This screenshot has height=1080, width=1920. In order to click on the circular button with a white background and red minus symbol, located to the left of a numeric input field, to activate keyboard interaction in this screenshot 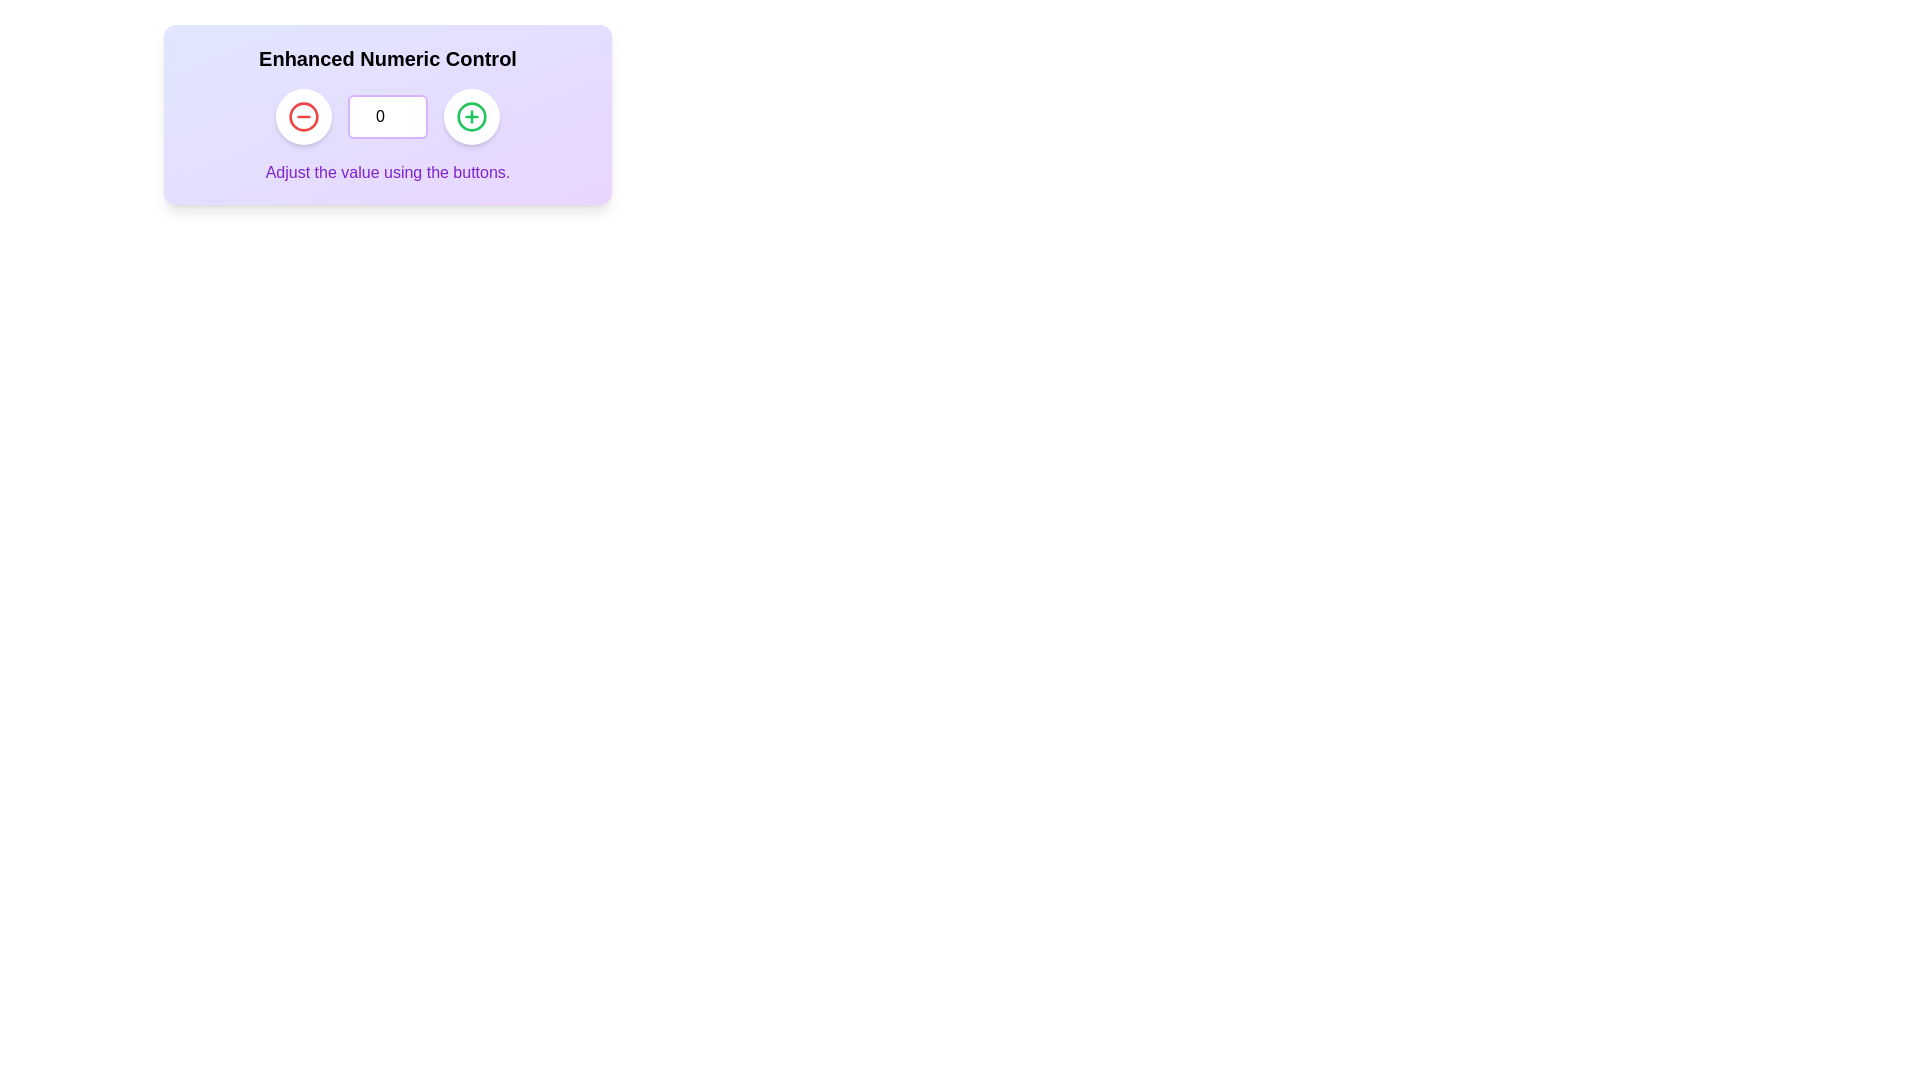, I will do `click(302, 116)`.